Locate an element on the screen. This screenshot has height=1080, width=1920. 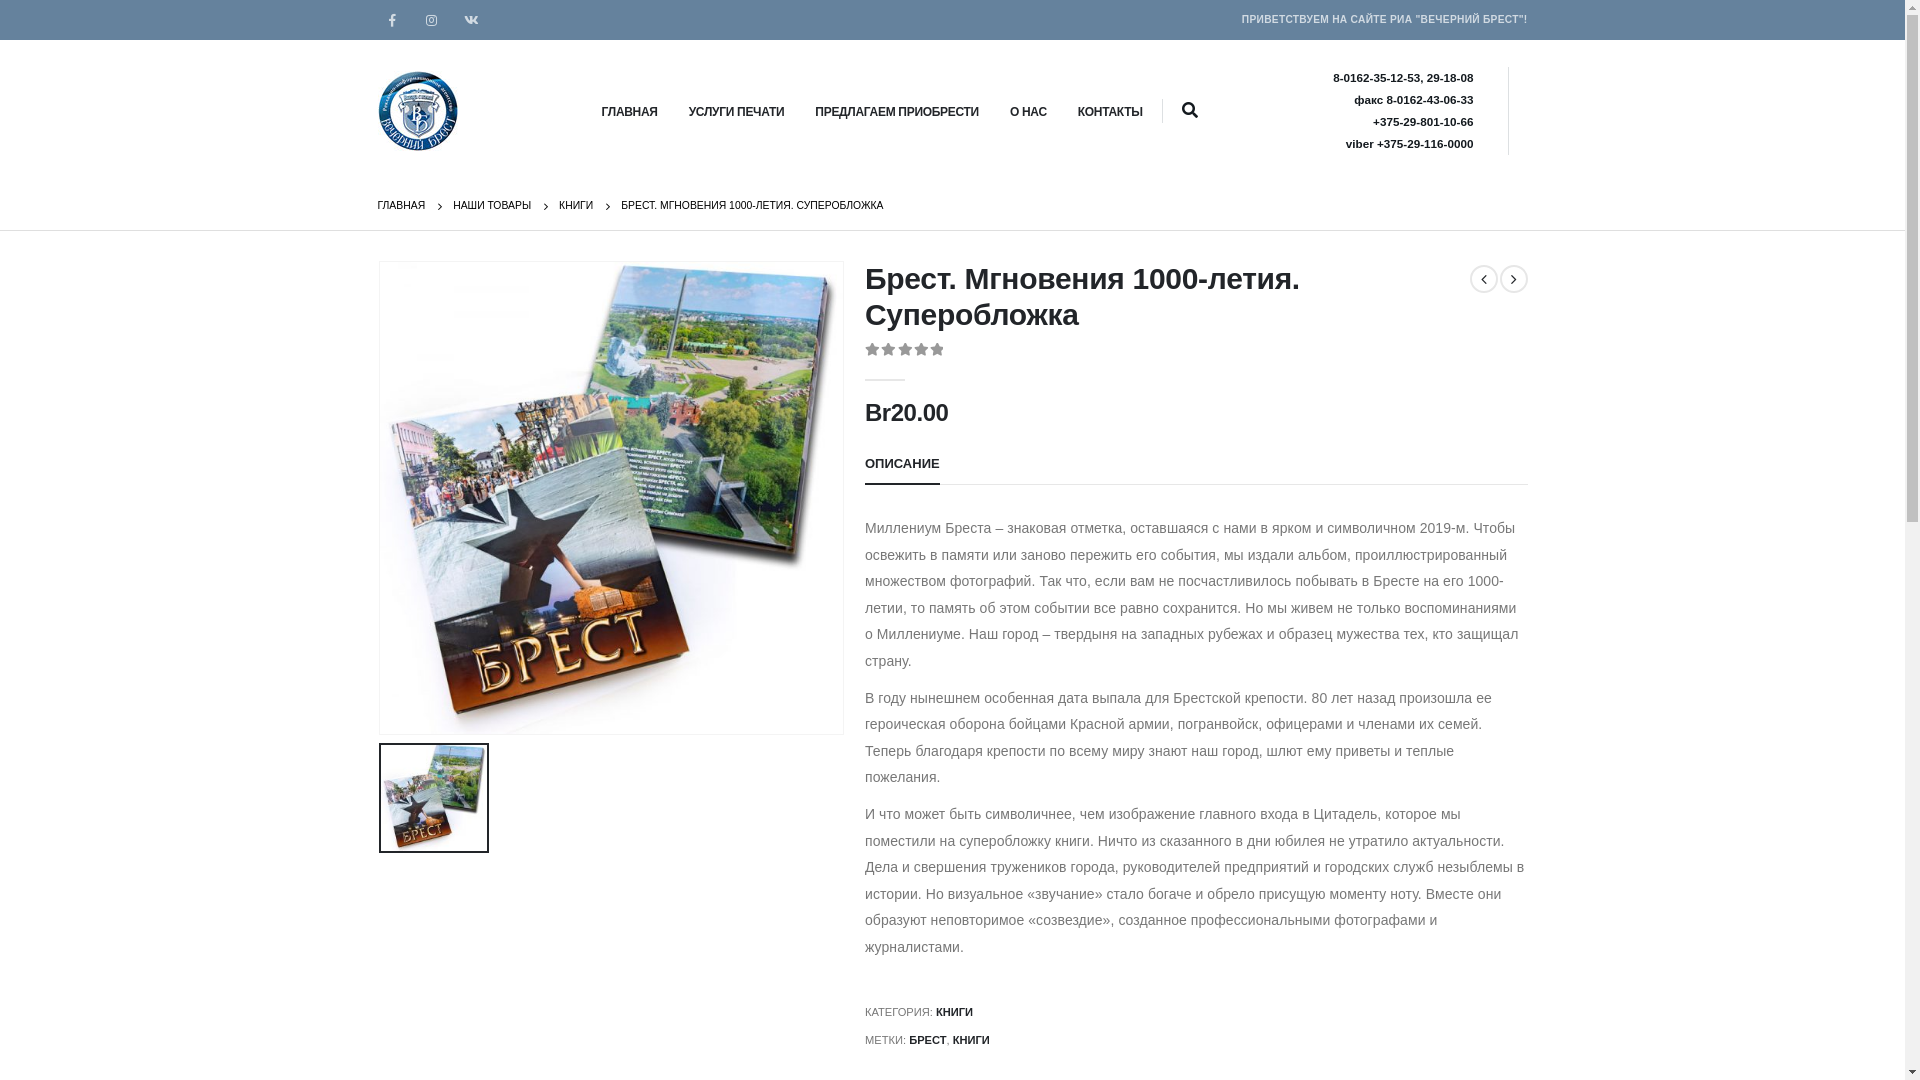
'Facebook' is located at coordinates (392, 19).